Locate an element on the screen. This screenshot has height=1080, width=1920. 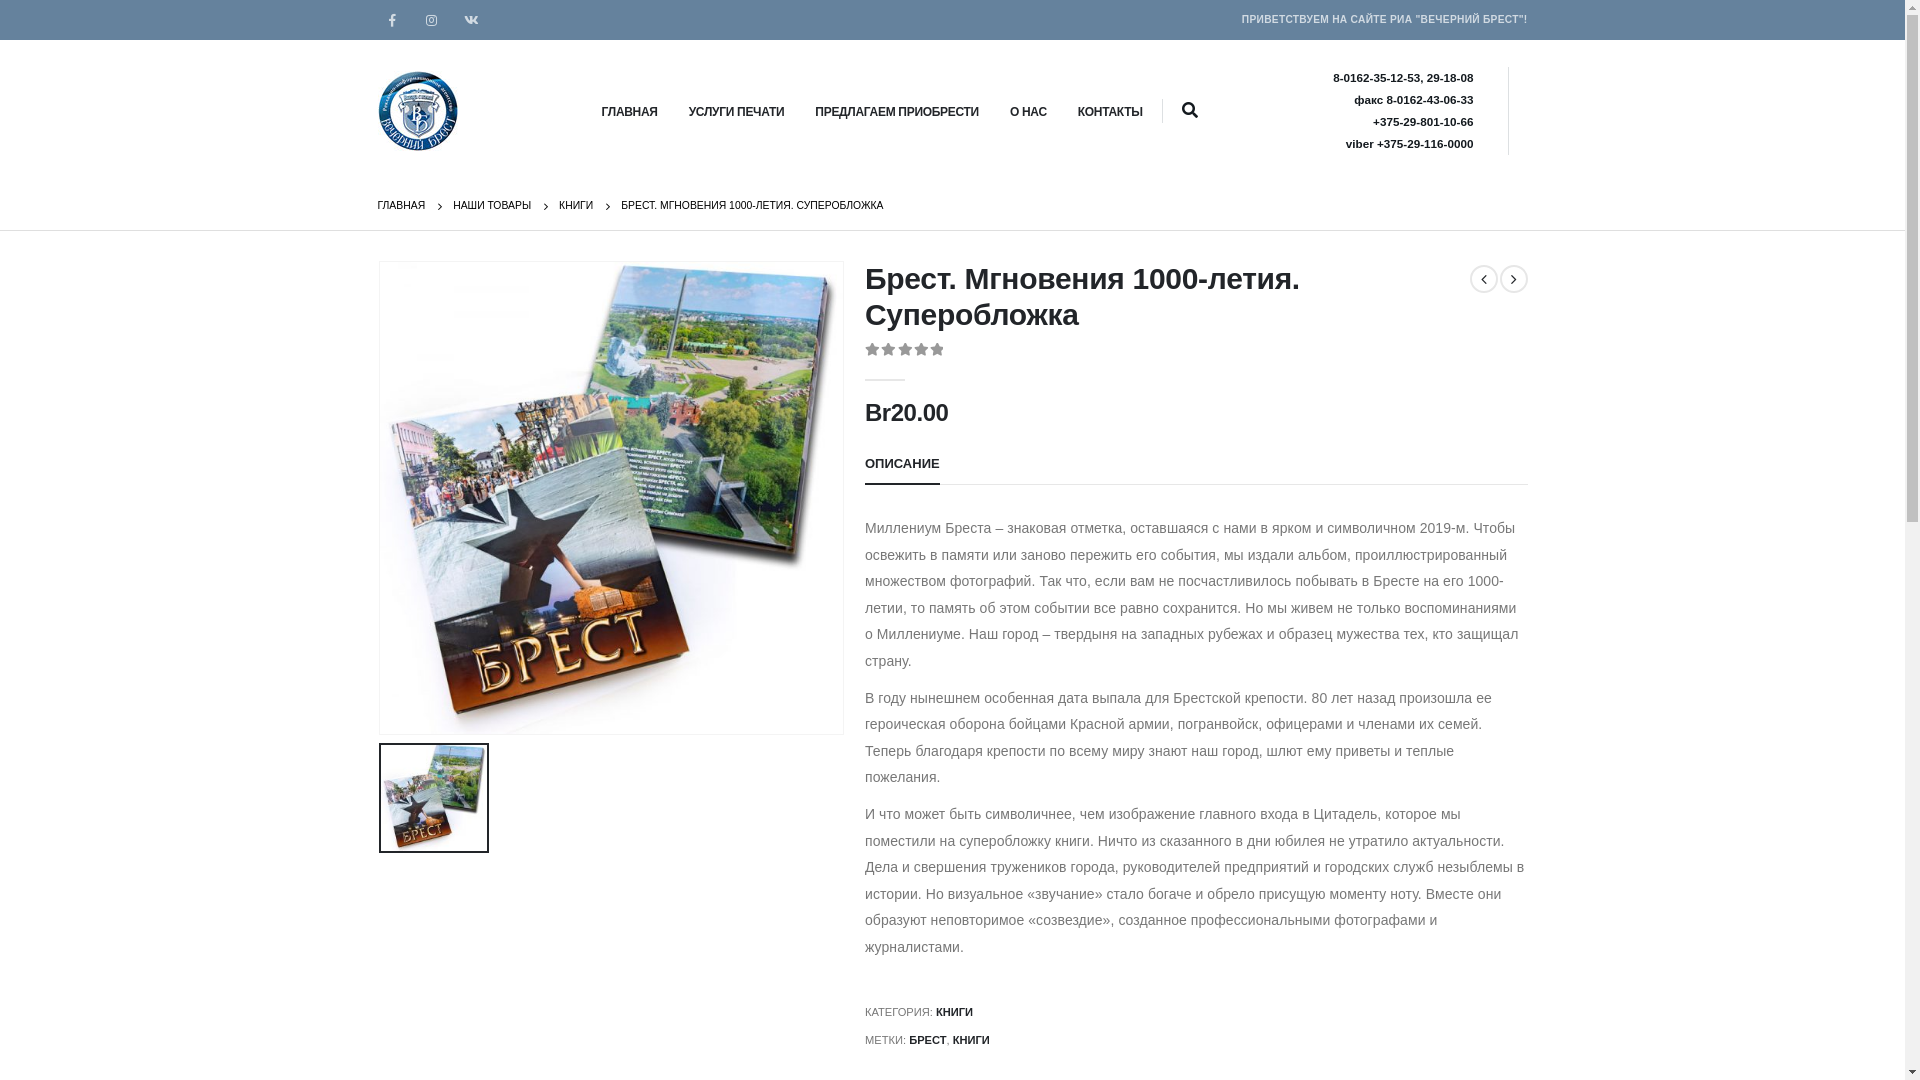
'Facebook' is located at coordinates (392, 19).